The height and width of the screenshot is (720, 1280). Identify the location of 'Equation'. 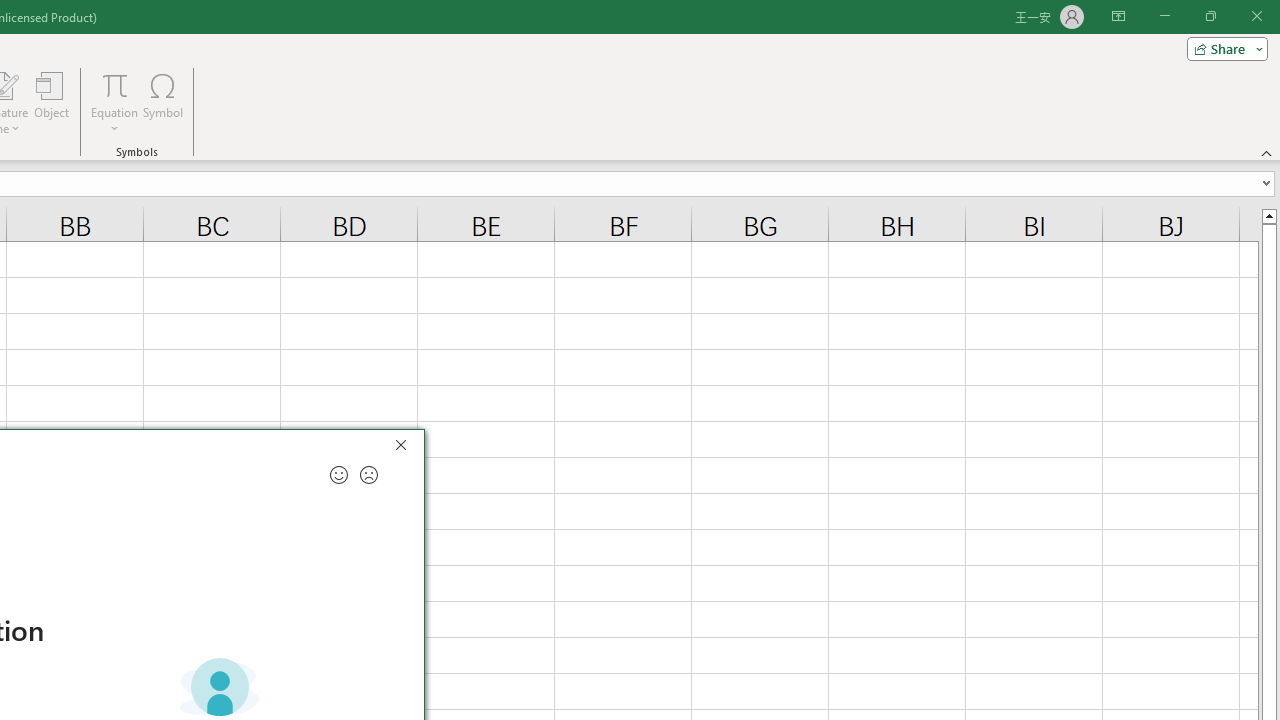
(114, 103).